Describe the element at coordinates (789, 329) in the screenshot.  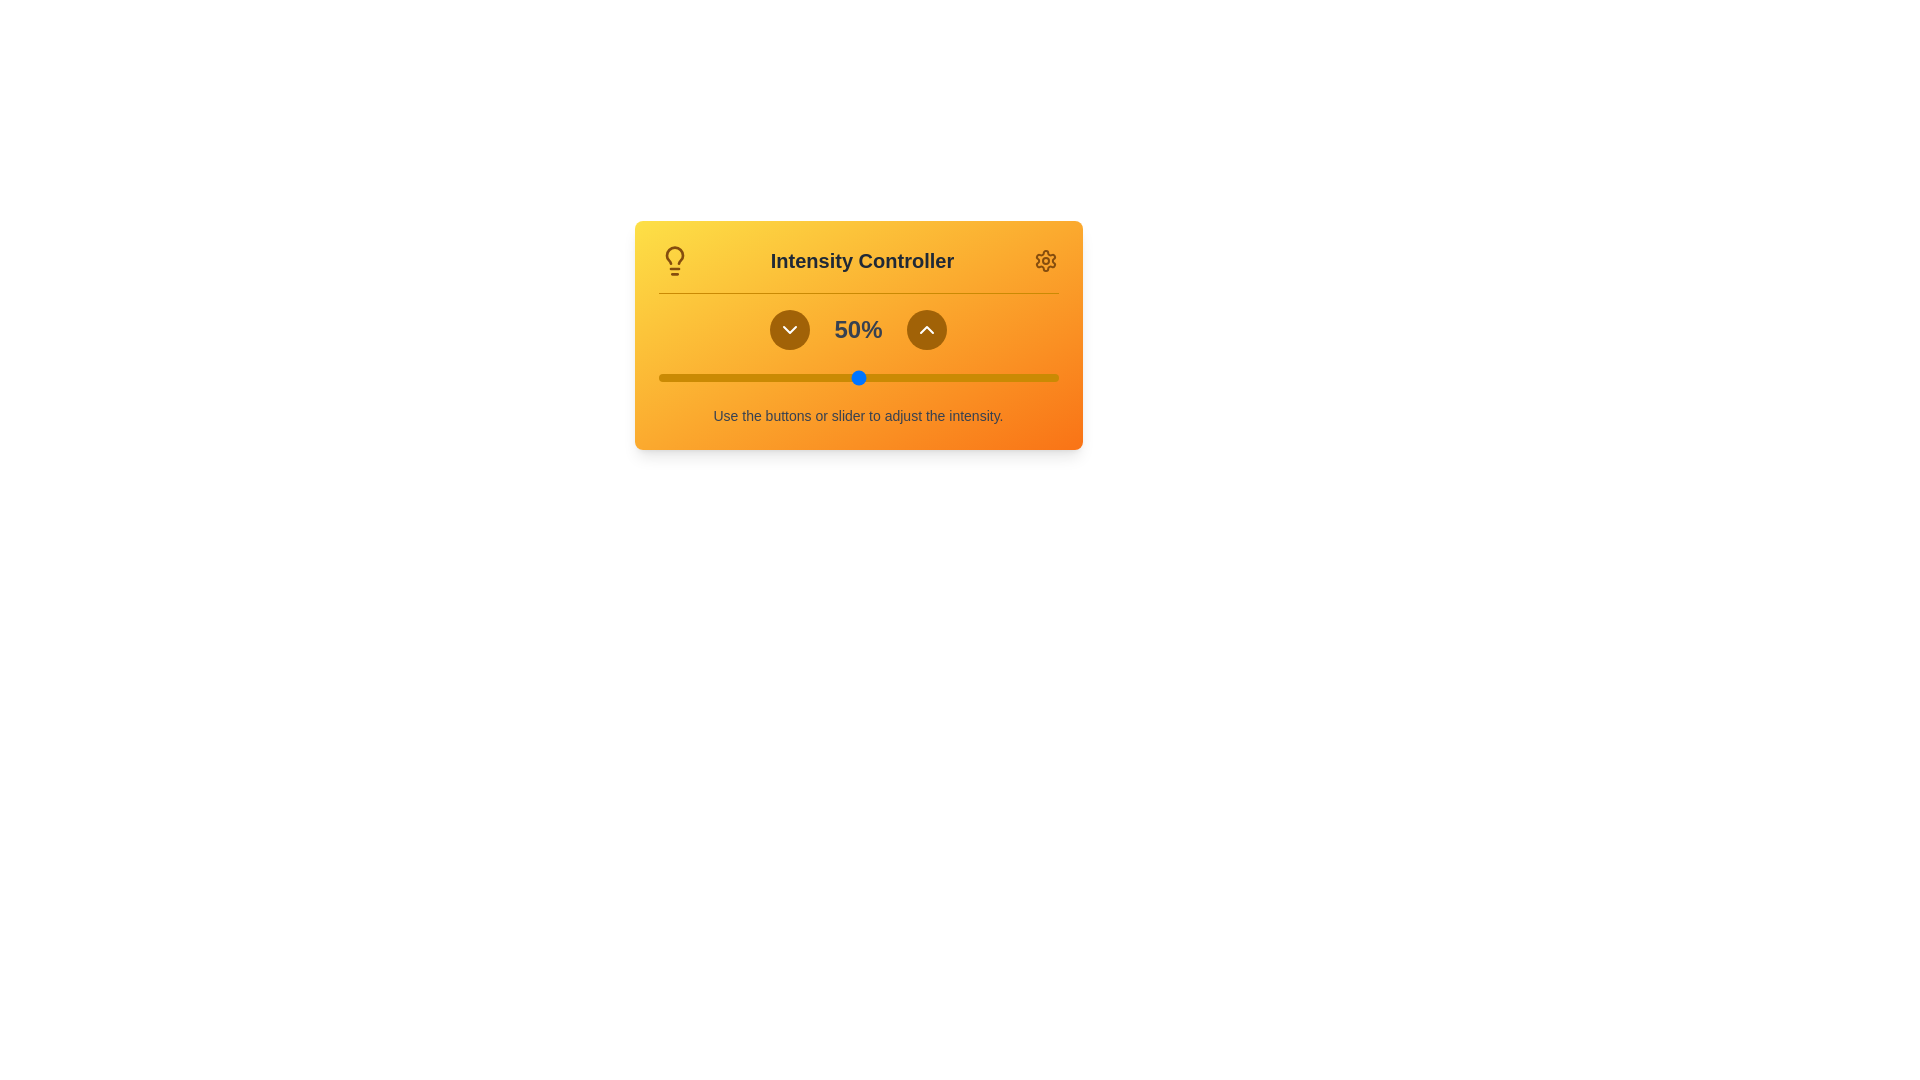
I see `the chevron down icon within the button that decreases the intensity value displayed as '50%'` at that location.